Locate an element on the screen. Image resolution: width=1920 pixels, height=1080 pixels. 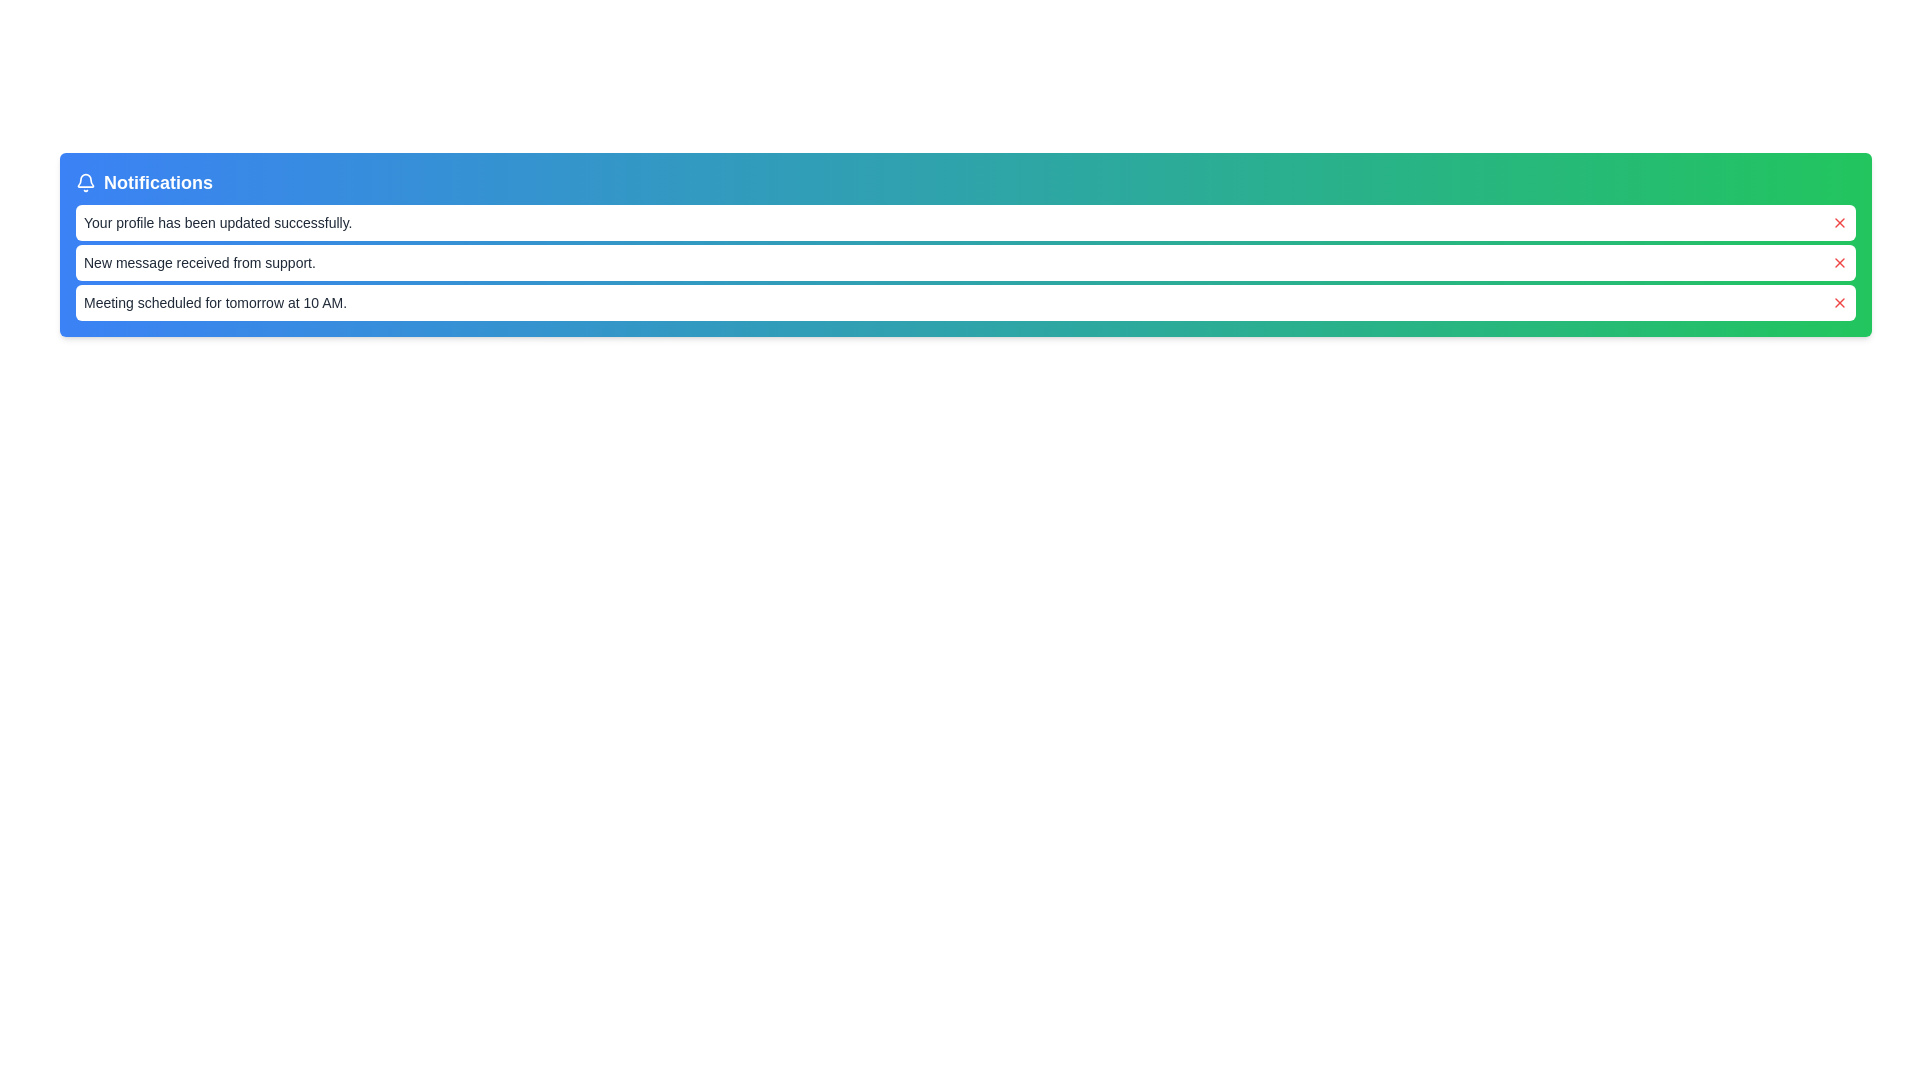
the minimalist outline bell icon located to the left of the 'Notifications' title, which signifies notifications or alerts is located at coordinates (85, 182).